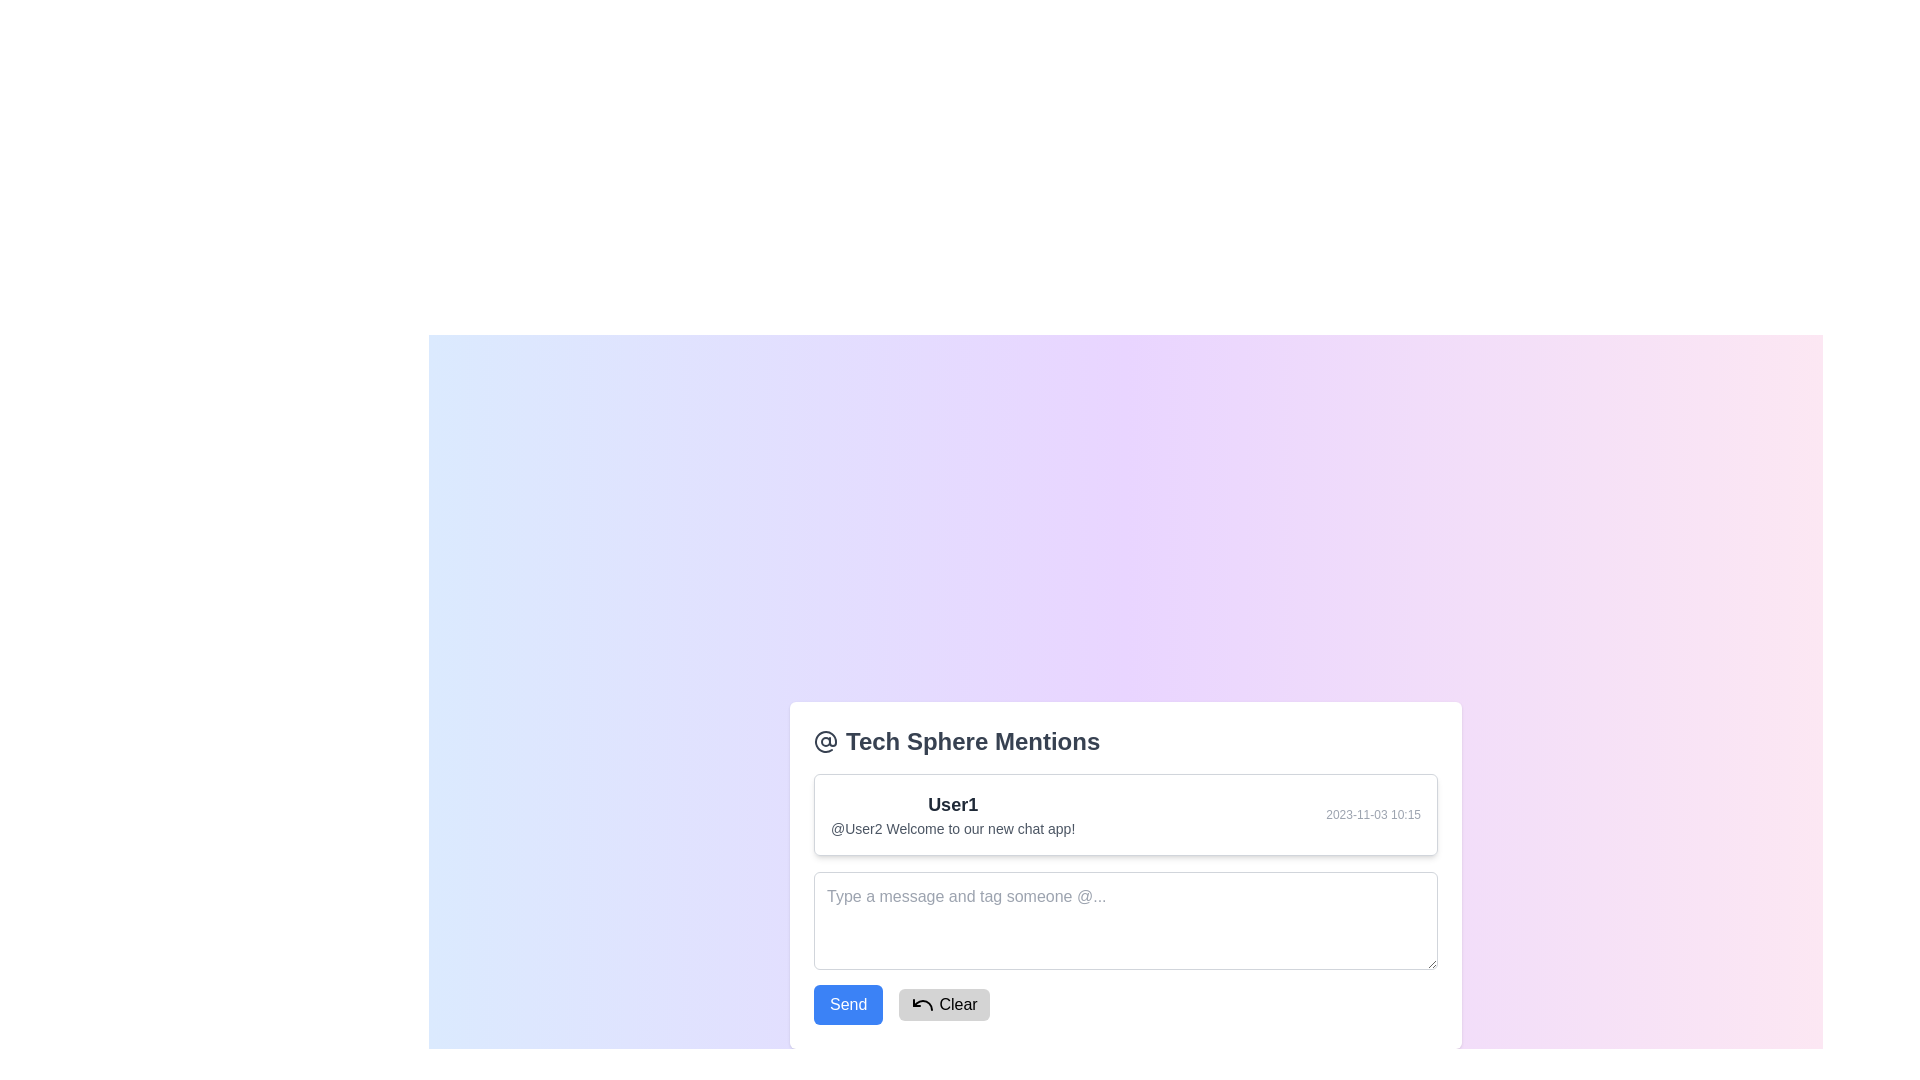 The width and height of the screenshot is (1920, 1080). What do you see at coordinates (825, 741) in the screenshot?
I see `the '@' symbol icon that is part of the interface, located to the left of the 'Tech Sphere Mentions' header` at bounding box center [825, 741].